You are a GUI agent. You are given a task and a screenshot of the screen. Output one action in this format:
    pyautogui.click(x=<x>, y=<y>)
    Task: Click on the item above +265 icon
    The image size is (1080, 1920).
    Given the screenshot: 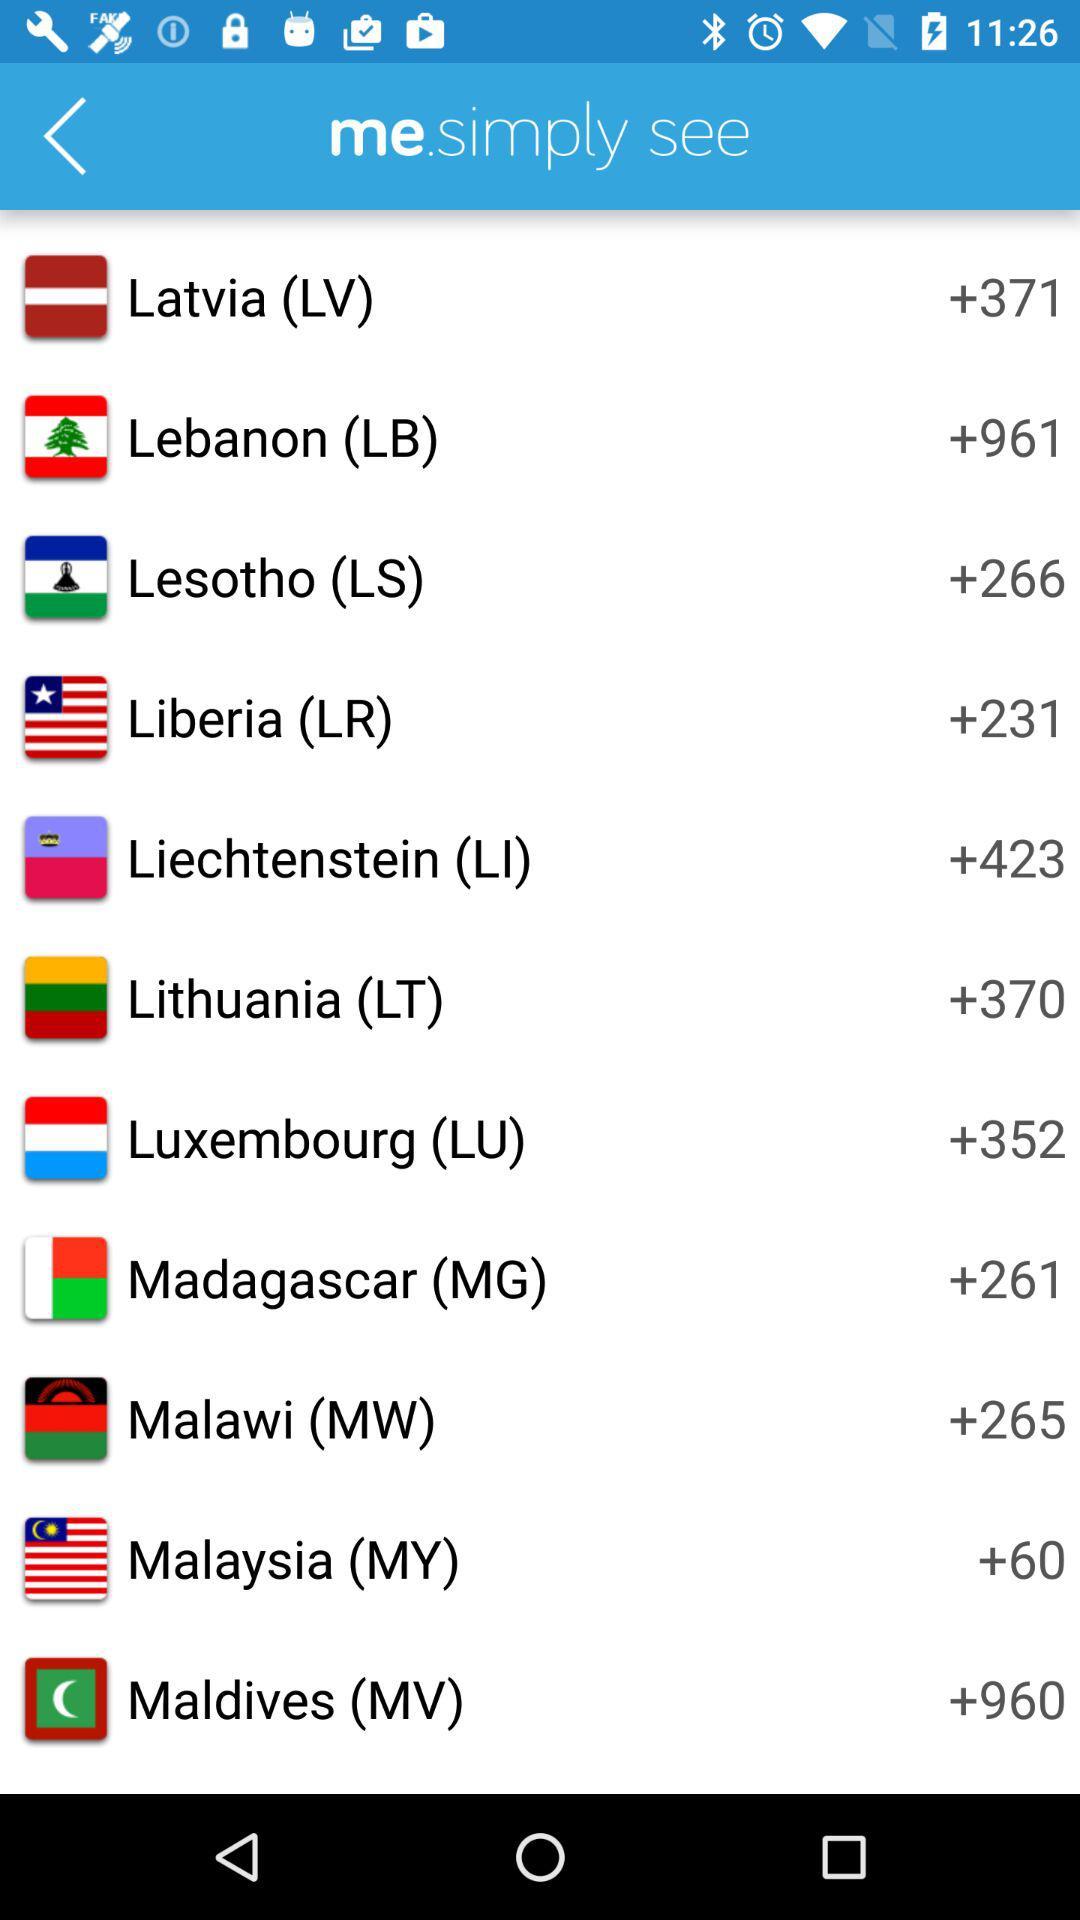 What is the action you would take?
    pyautogui.click(x=1007, y=1276)
    